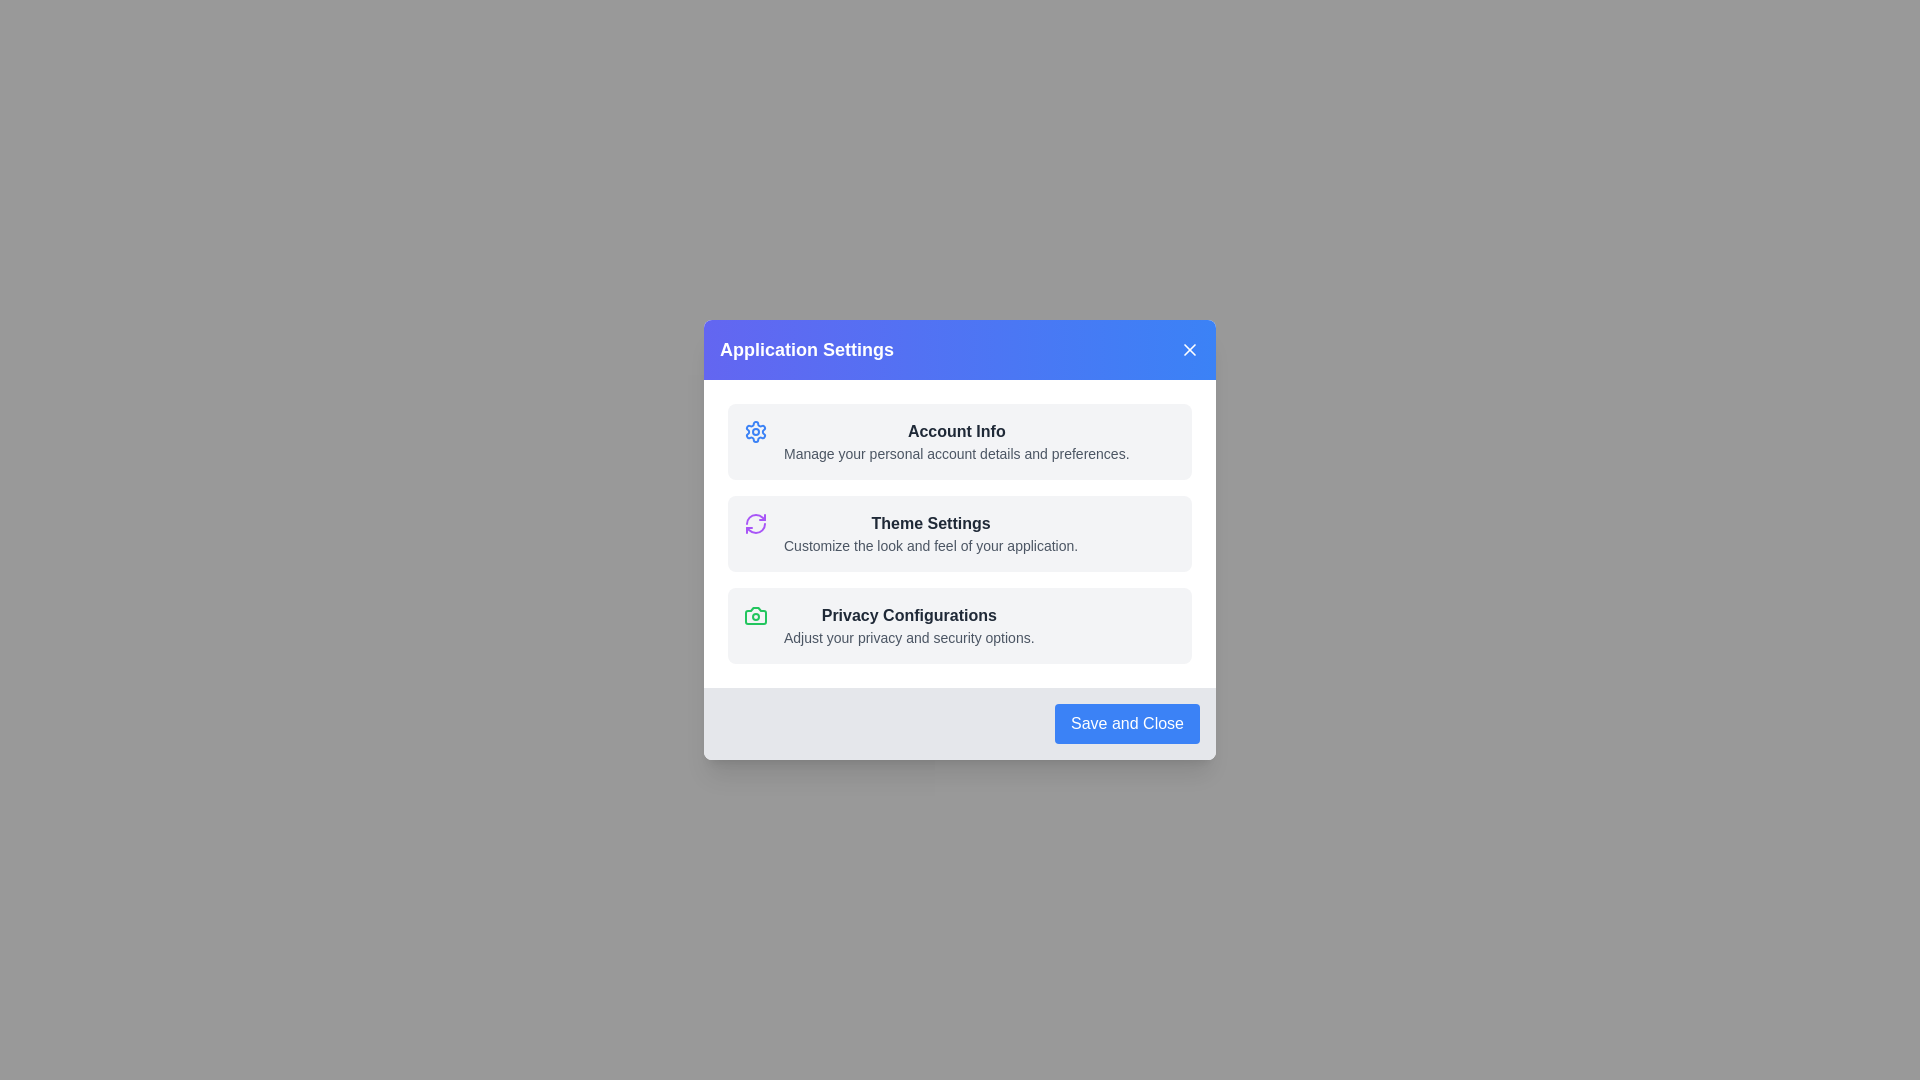  Describe the element at coordinates (960, 532) in the screenshot. I see `the settings section titled Theme Settings` at that location.